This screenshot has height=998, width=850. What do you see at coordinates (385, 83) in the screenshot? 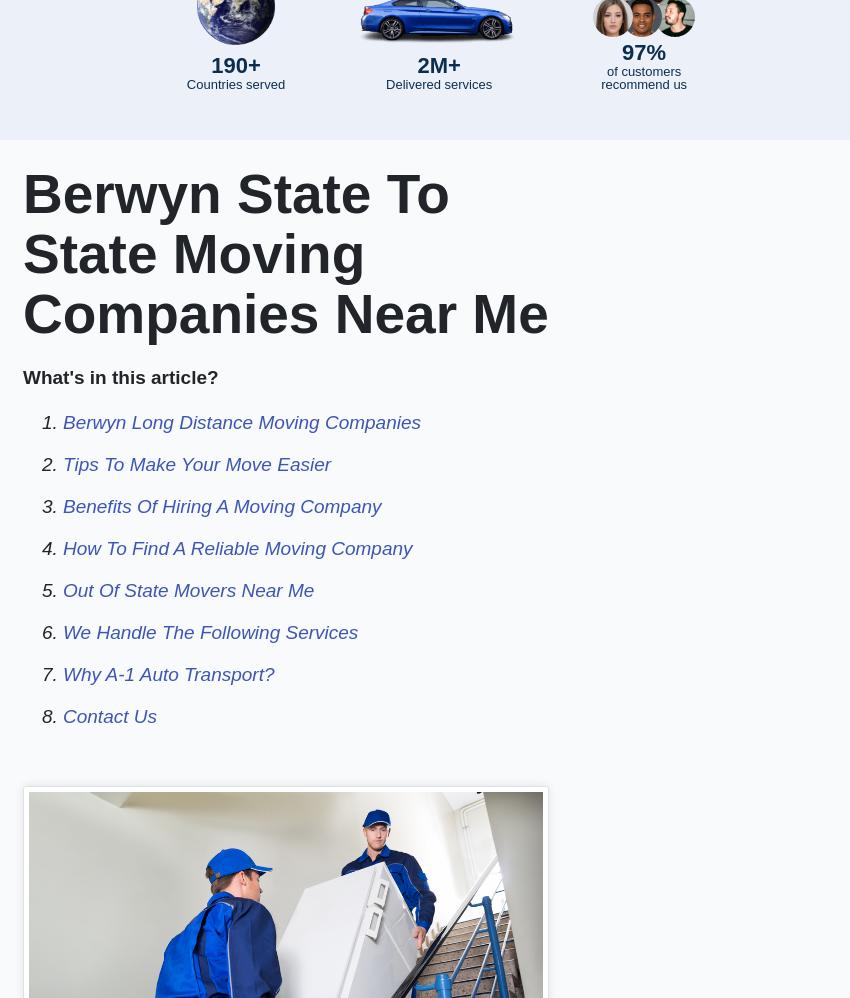
I see `'Delivered'` at bounding box center [385, 83].